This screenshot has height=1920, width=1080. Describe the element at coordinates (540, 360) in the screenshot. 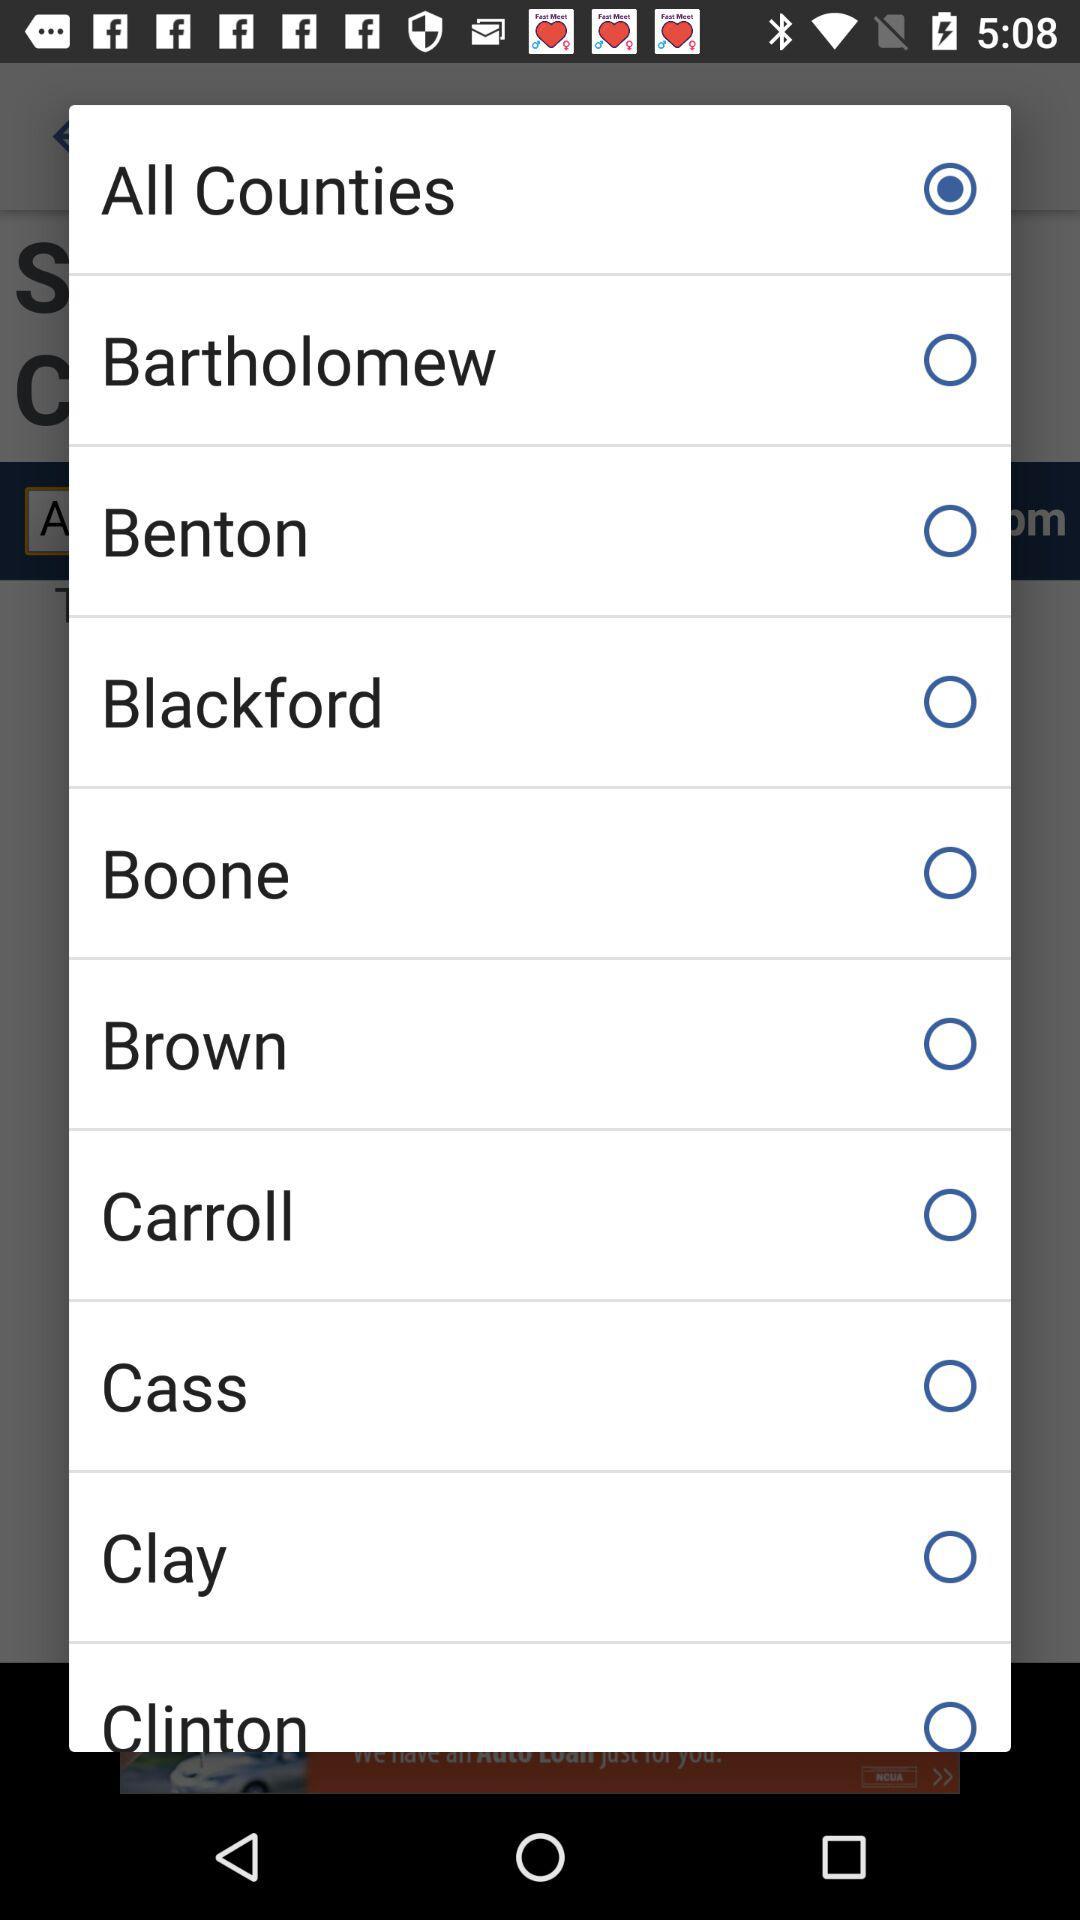

I see `bartholomew icon` at that location.